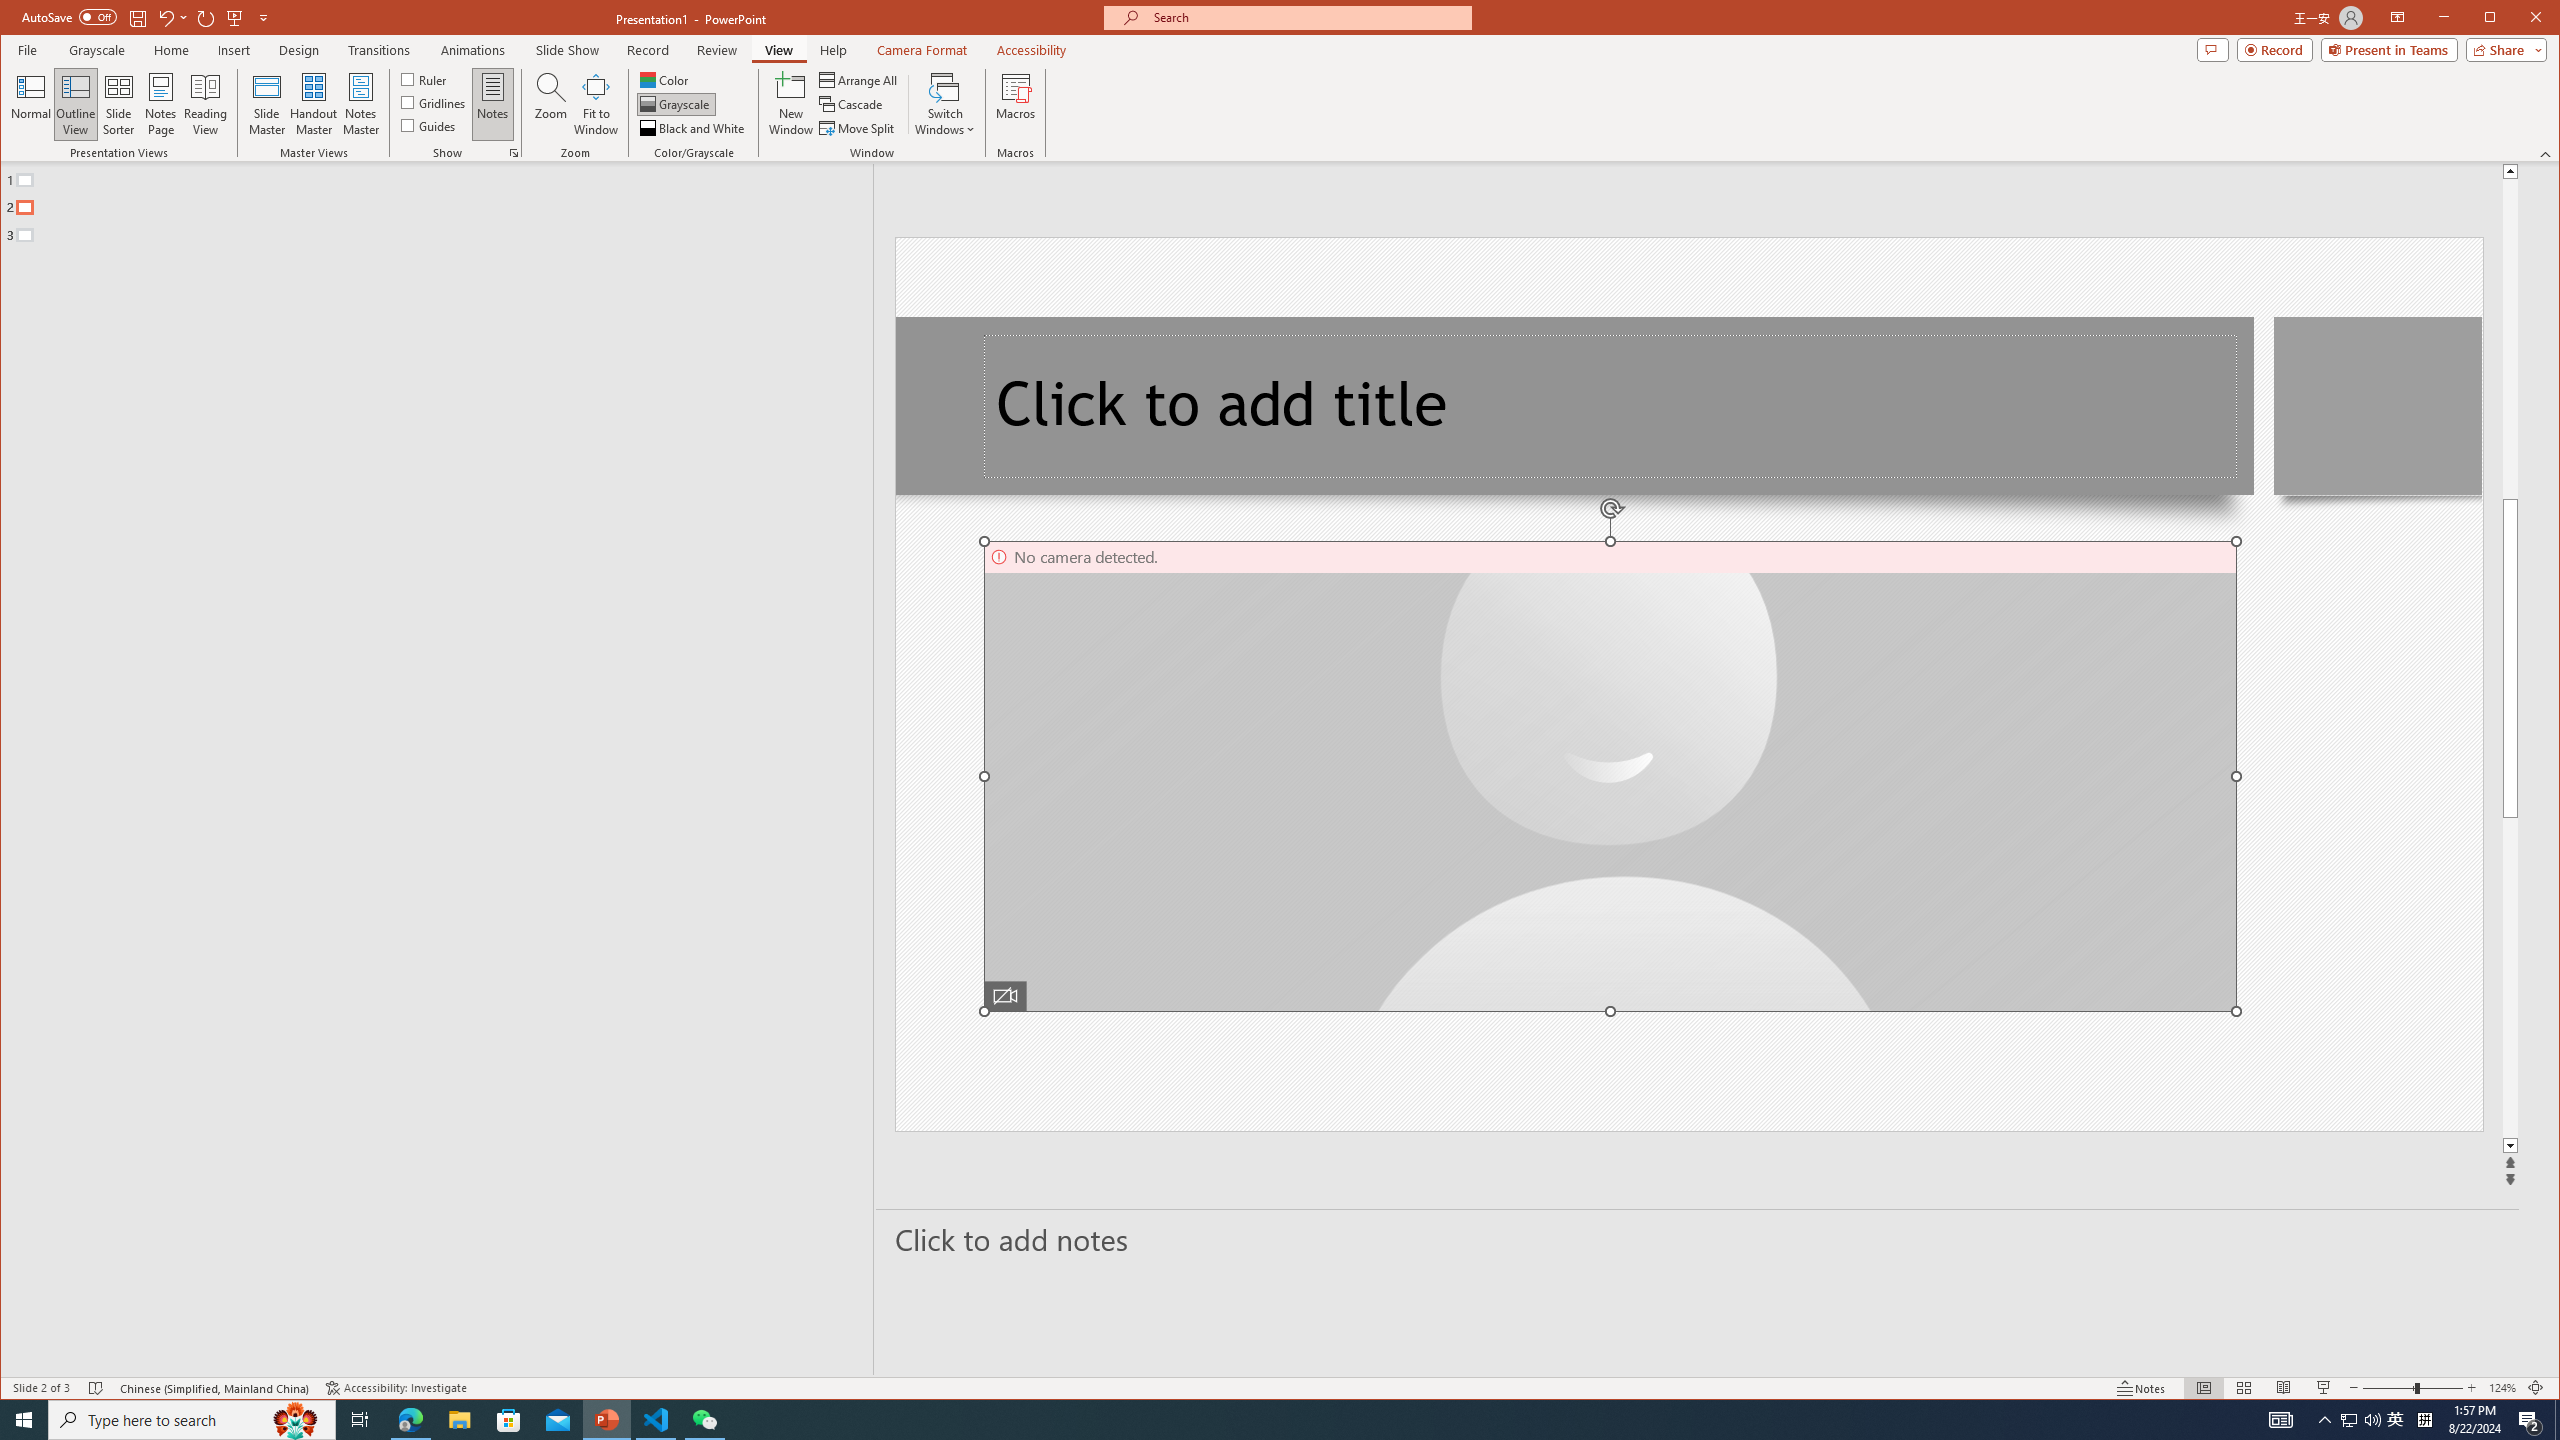  I want to click on 'Macros', so click(1015, 103).